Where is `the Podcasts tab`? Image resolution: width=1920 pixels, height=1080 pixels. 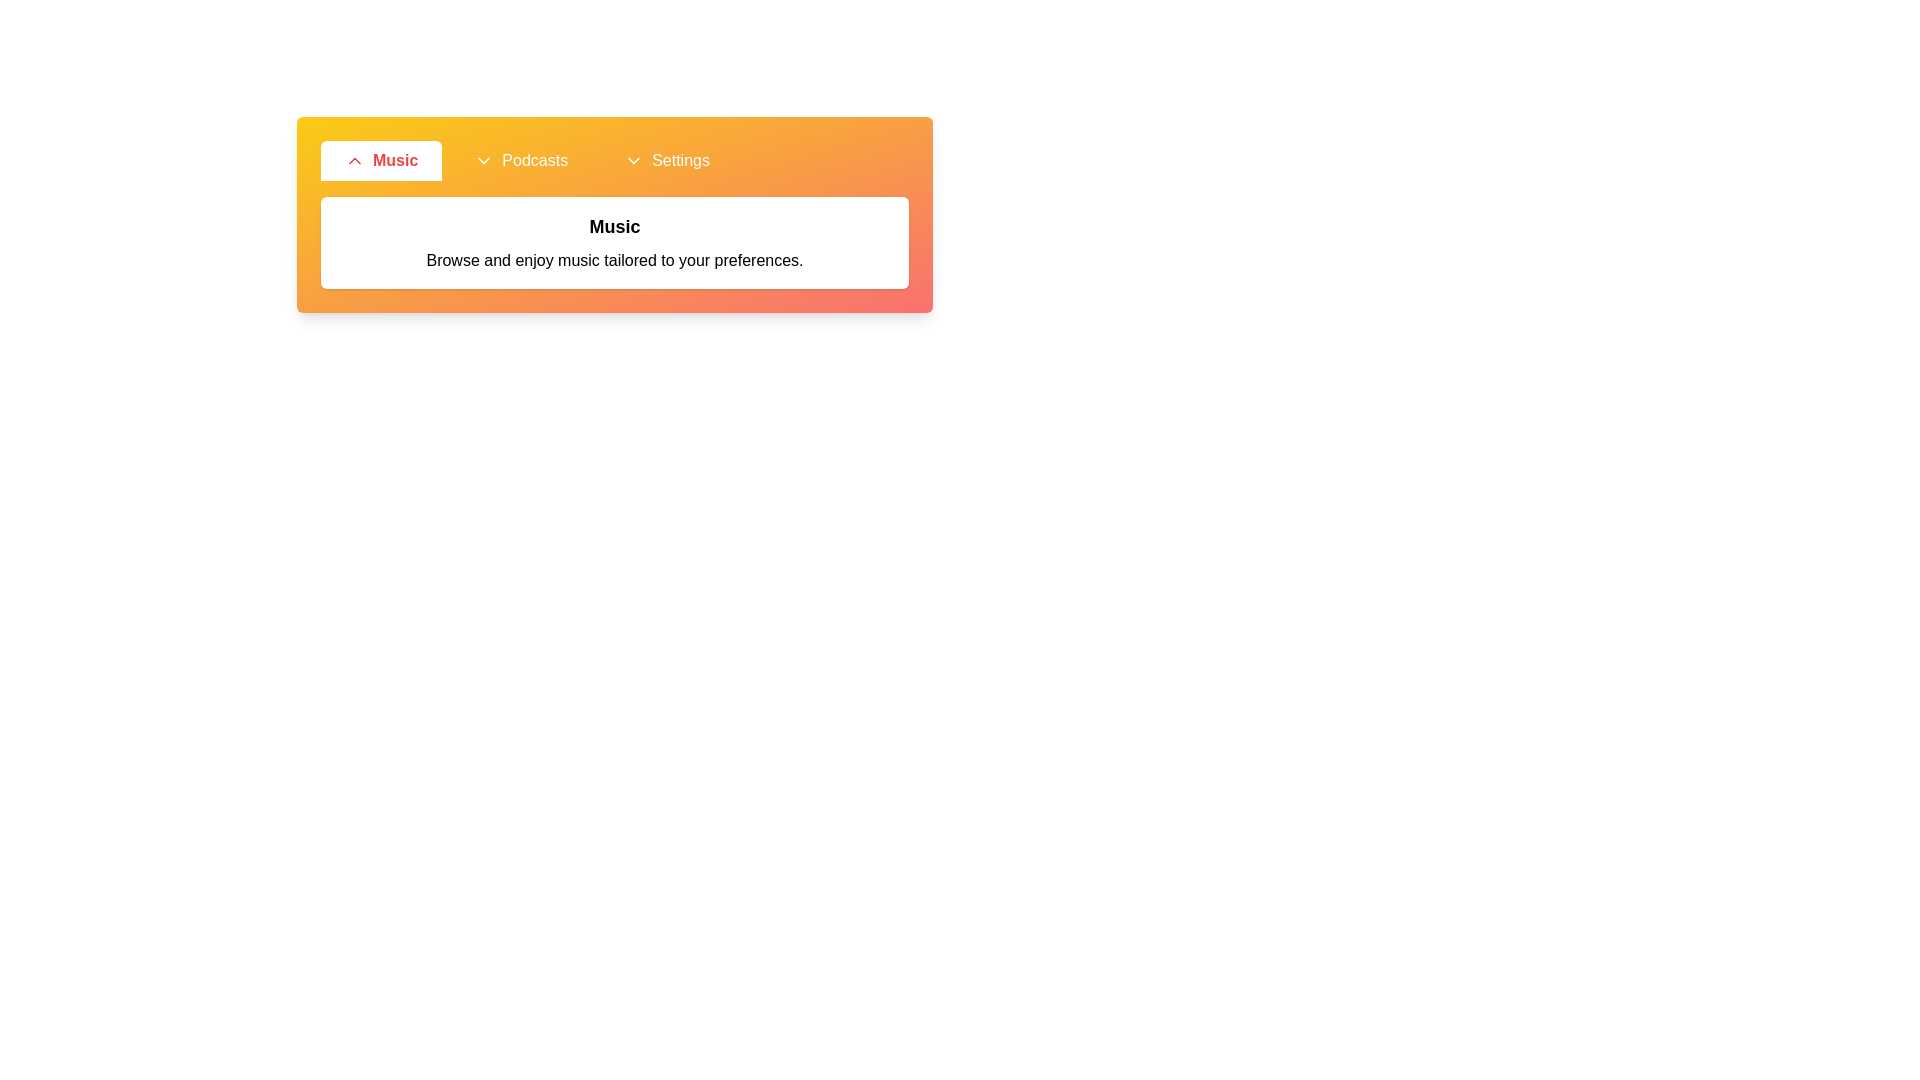
the Podcasts tab is located at coordinates (521, 160).